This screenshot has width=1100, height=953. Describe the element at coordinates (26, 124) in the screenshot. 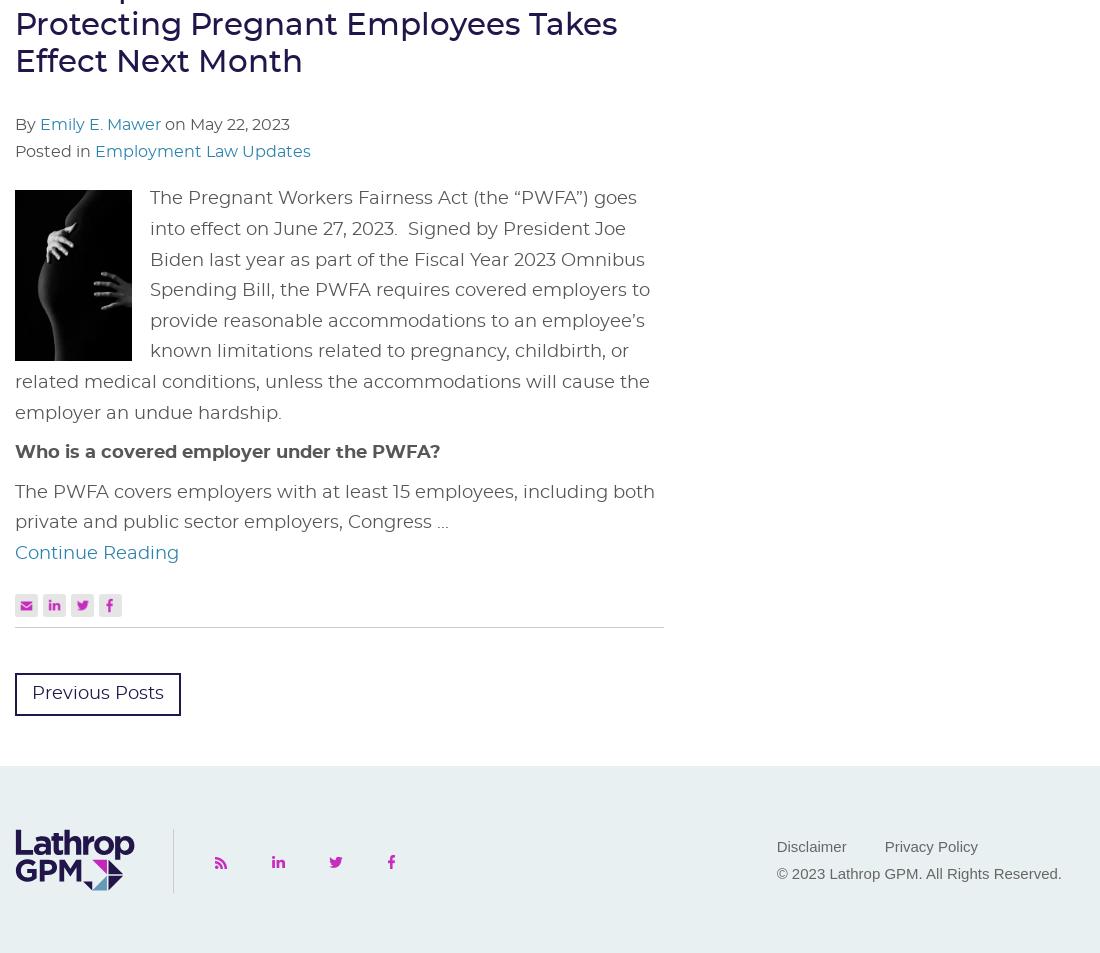

I see `'By'` at that location.